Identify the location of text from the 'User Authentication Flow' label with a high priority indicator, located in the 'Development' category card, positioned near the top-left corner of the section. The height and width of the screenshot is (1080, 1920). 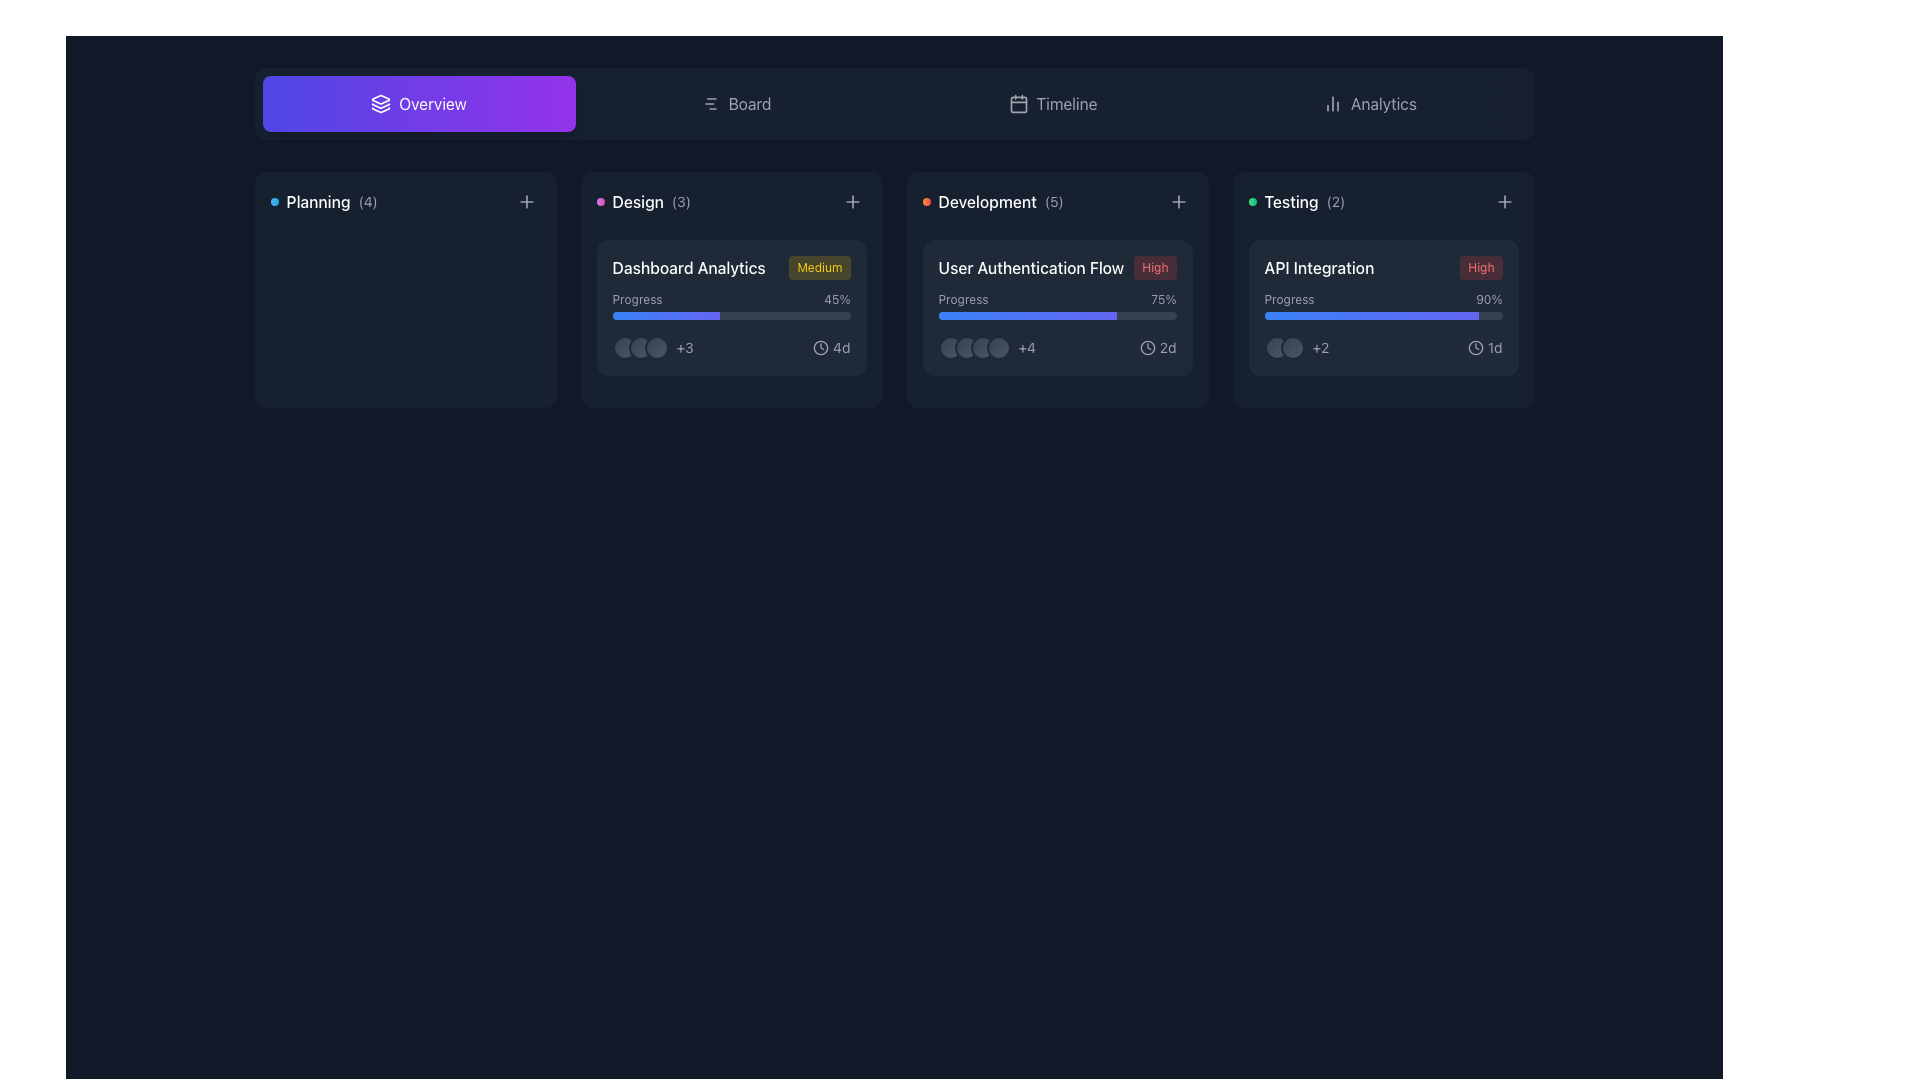
(1056, 266).